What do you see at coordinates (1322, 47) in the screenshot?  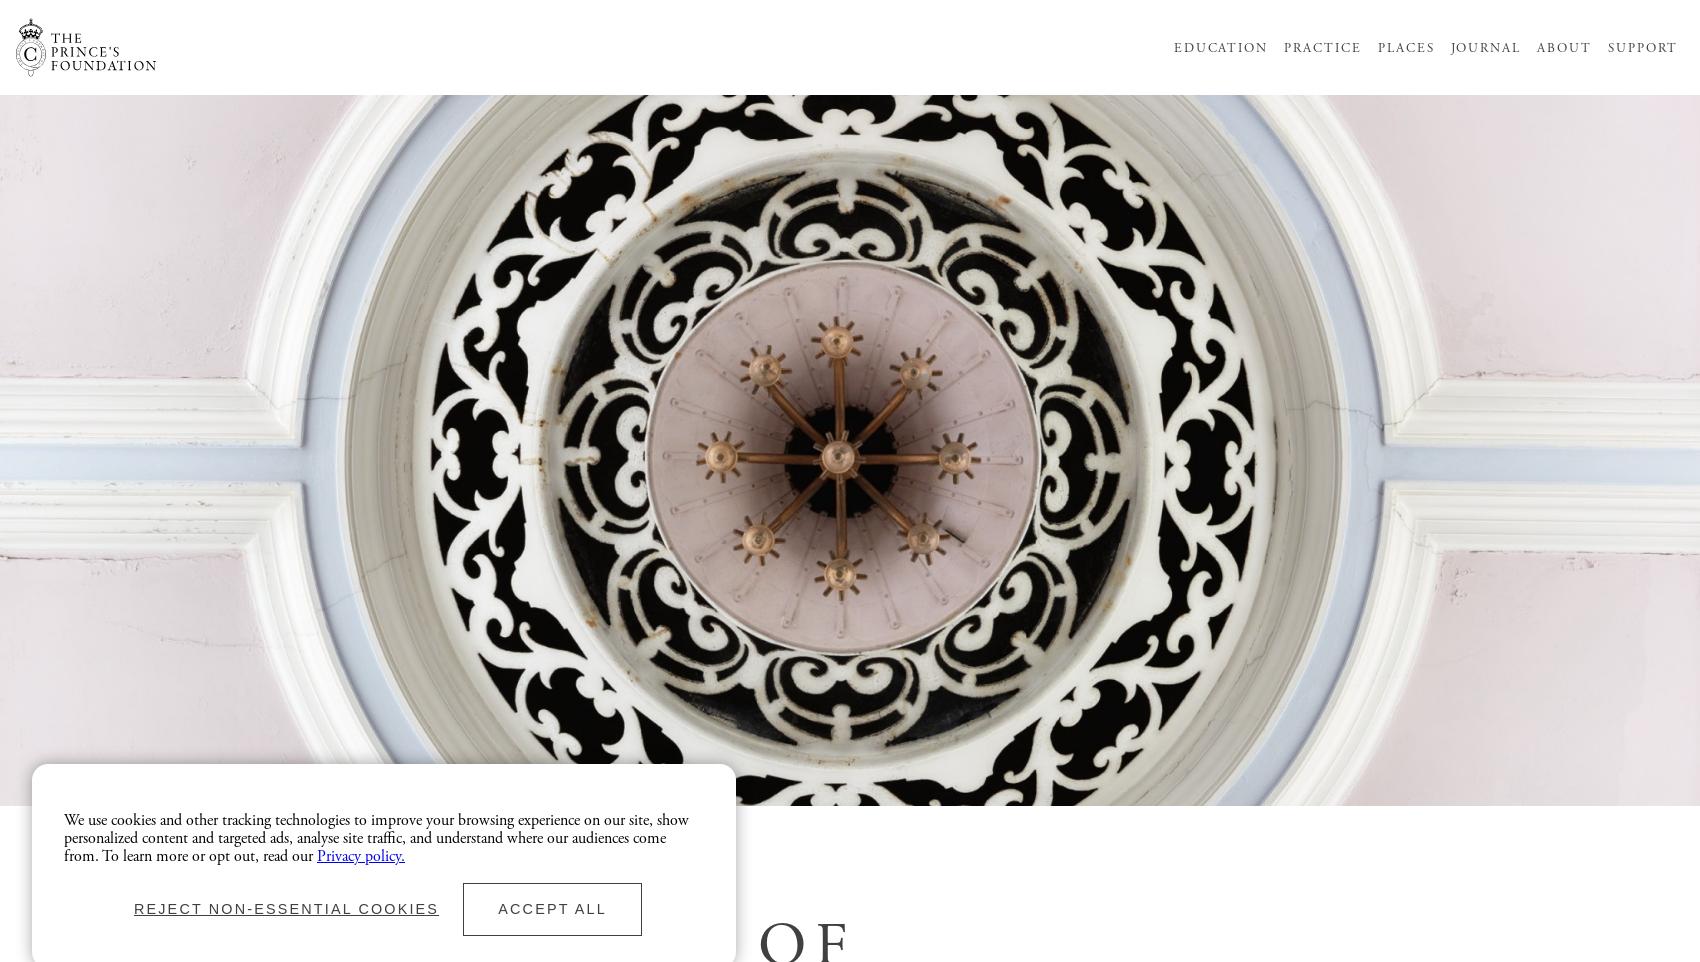 I see `'Practice'` at bounding box center [1322, 47].